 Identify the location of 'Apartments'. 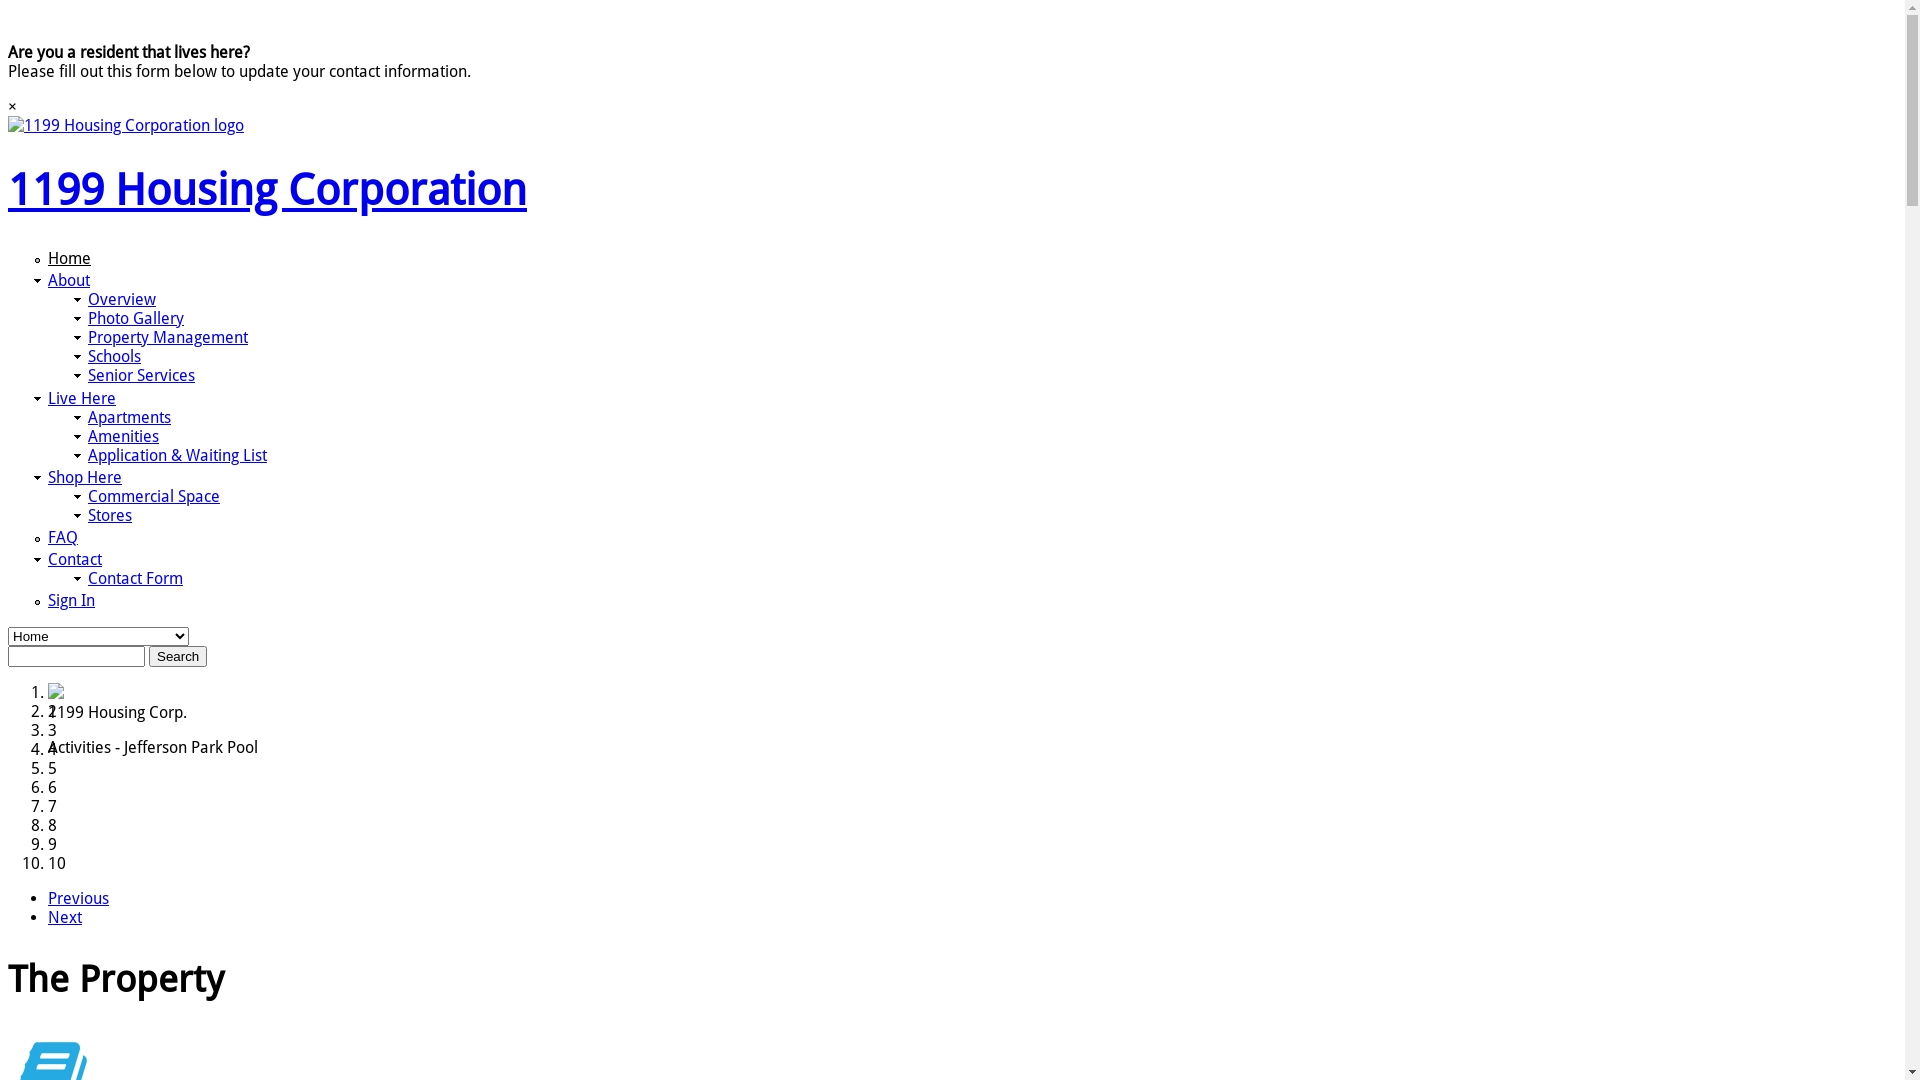
(128, 416).